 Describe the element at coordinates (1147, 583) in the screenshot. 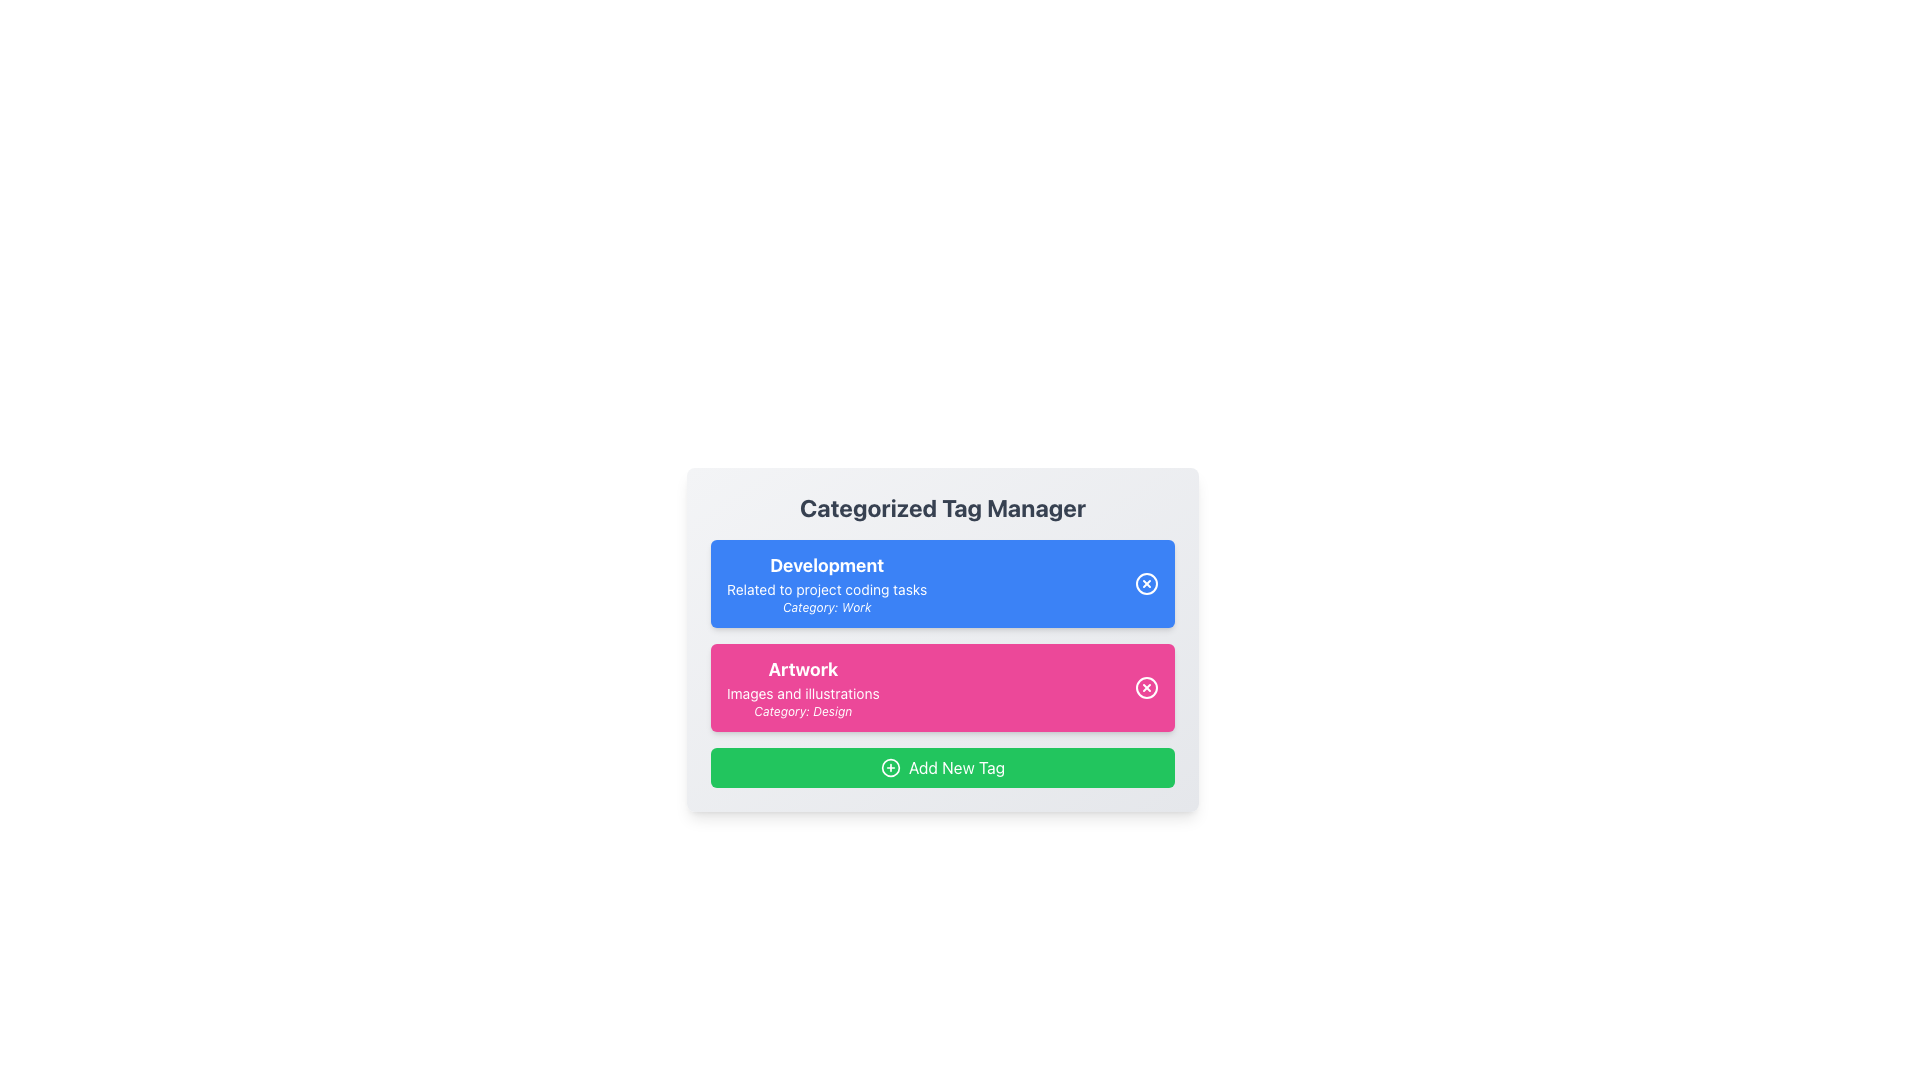

I see `the circular shape in the top-right of the 'Development' section, which is part of an icon indicating an action related to this section` at that location.